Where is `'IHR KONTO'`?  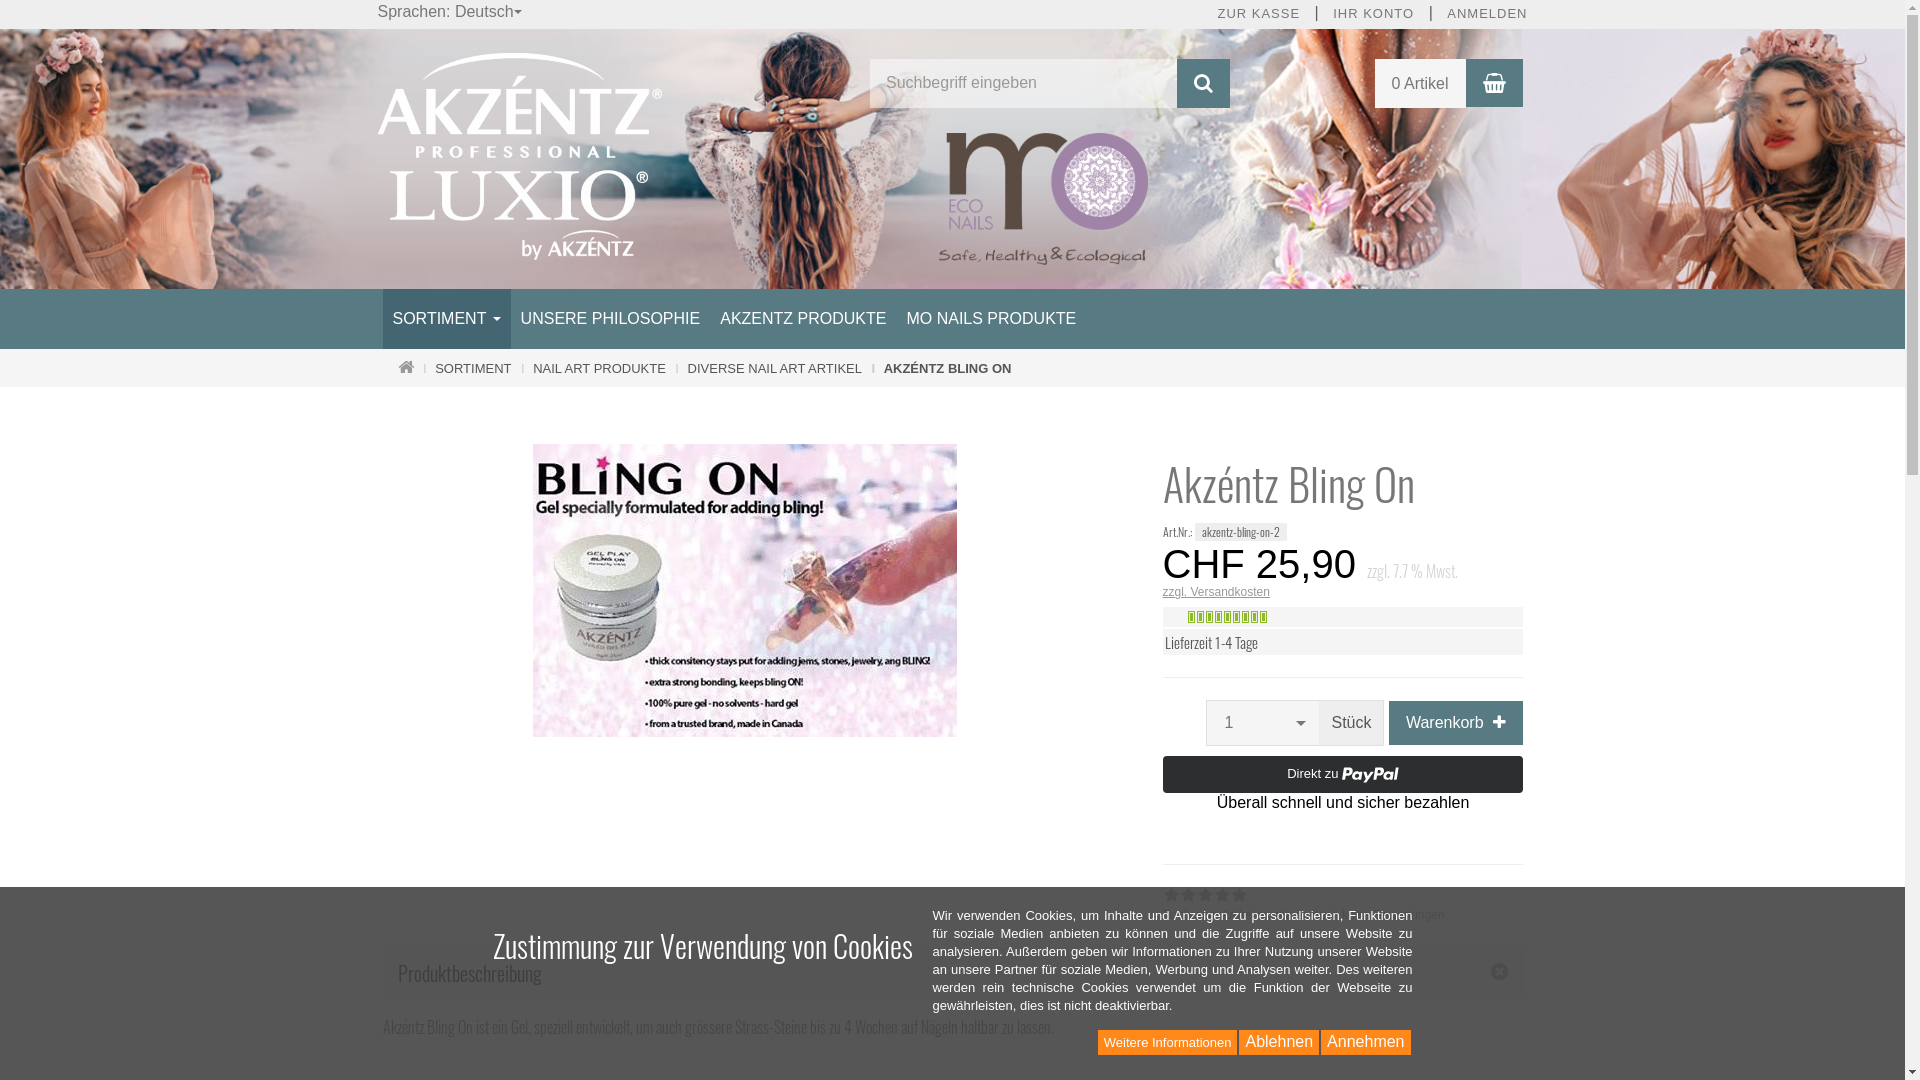 'IHR KONTO' is located at coordinates (1372, 14).